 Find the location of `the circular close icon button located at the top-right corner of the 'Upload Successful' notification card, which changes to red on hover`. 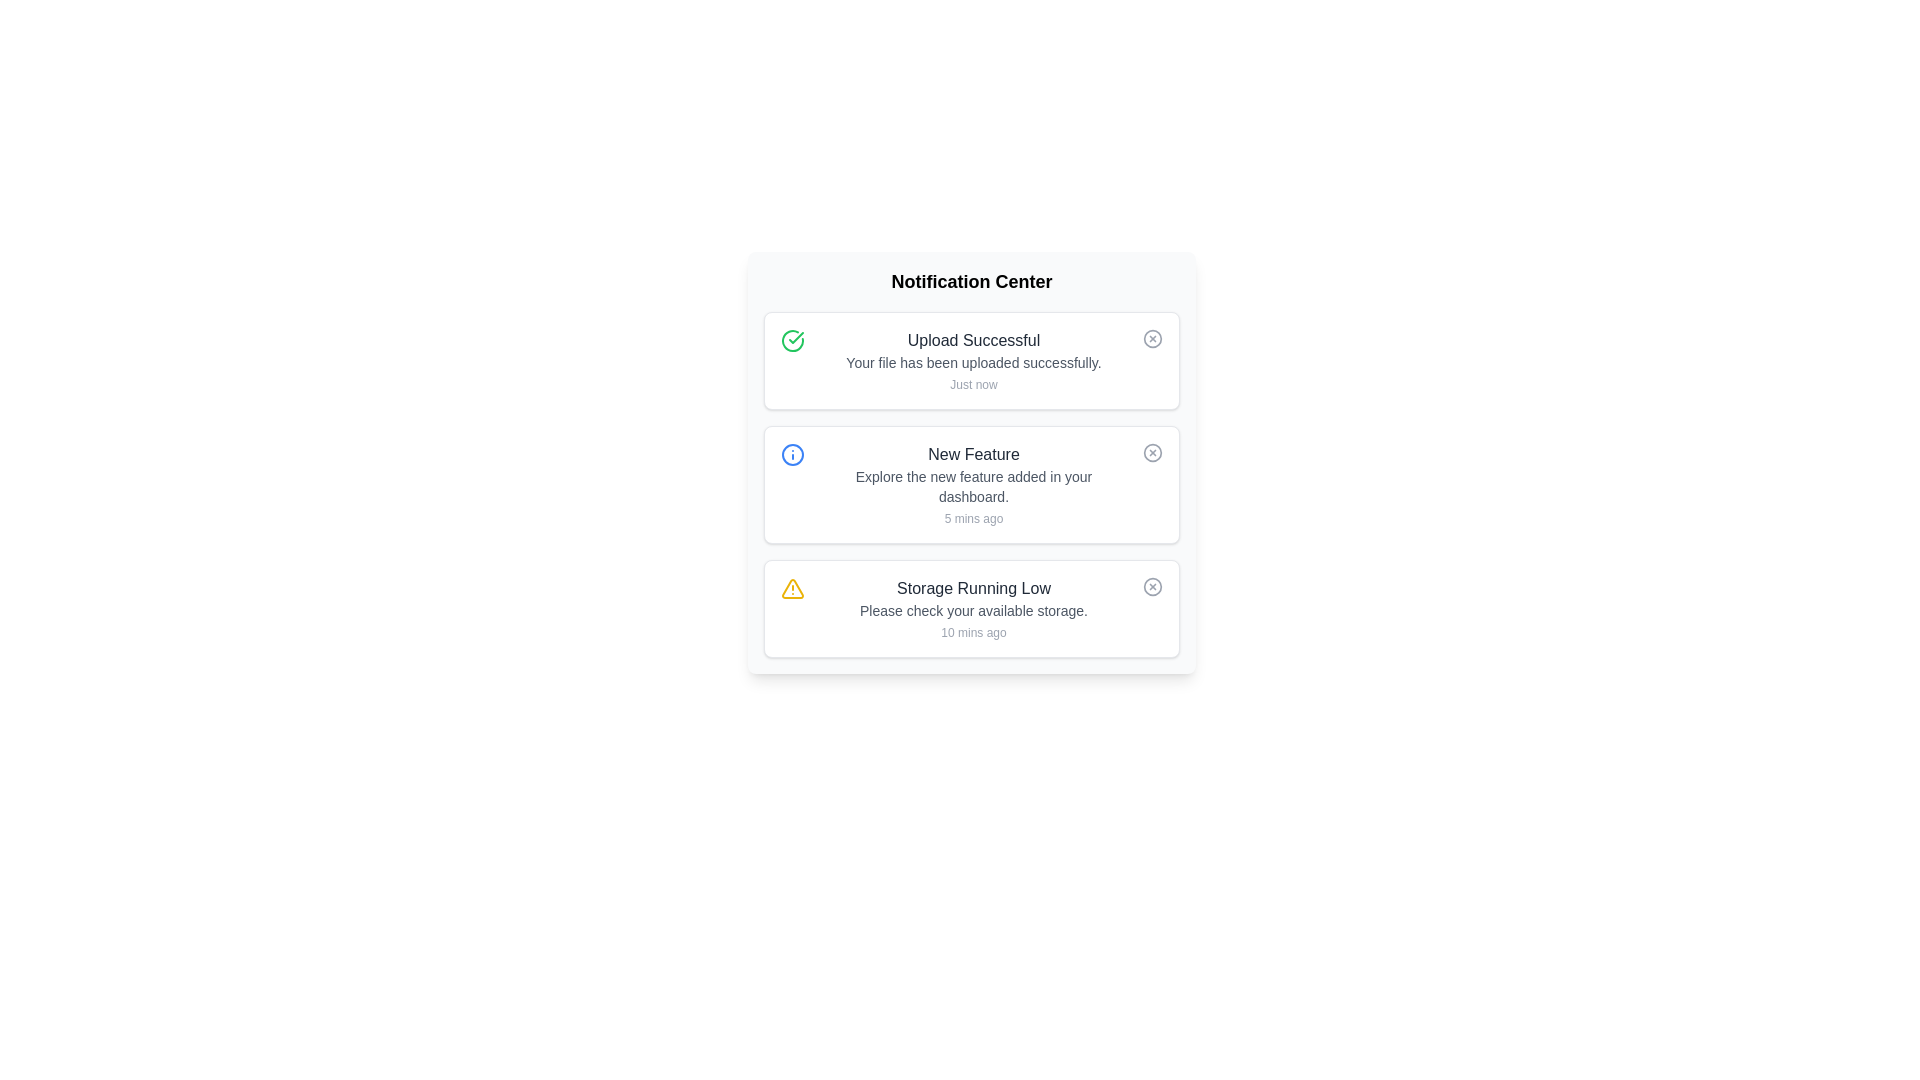

the circular close icon button located at the top-right corner of the 'Upload Successful' notification card, which changes to red on hover is located at coordinates (1152, 338).